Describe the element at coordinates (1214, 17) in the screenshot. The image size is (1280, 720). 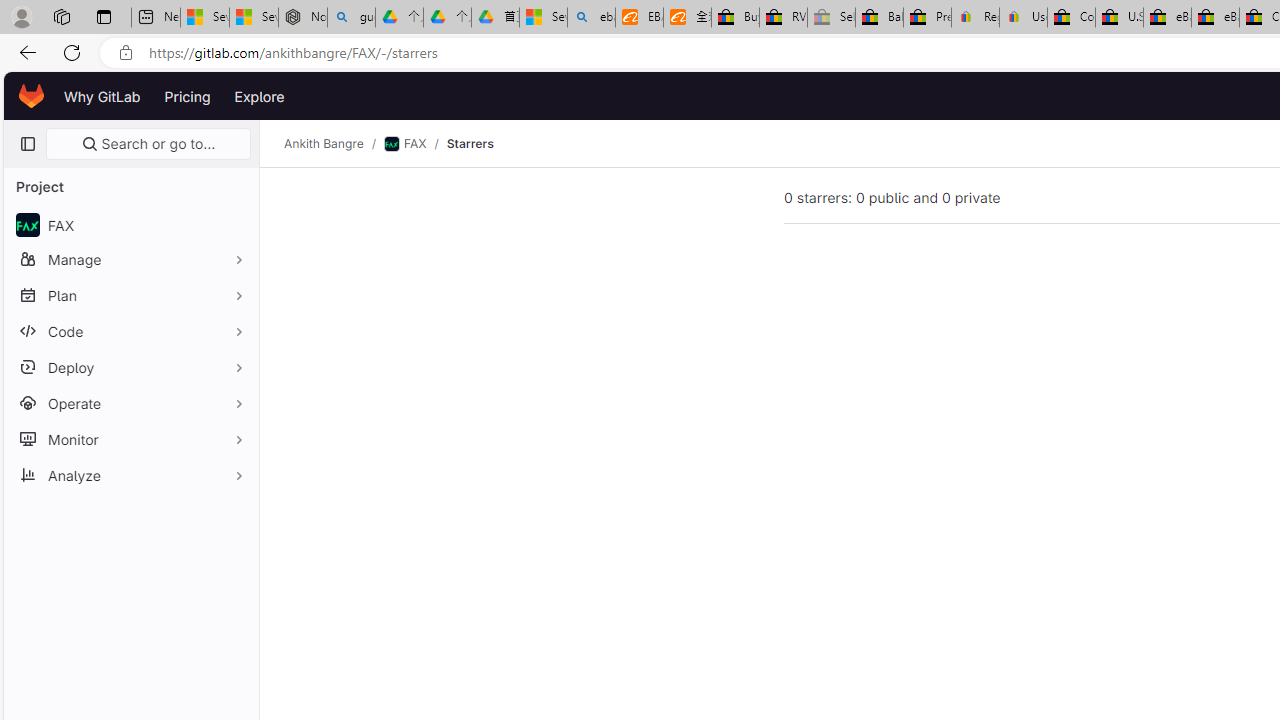
I see `'eBay Inc. Reports Third Quarter 2023 Results'` at that location.